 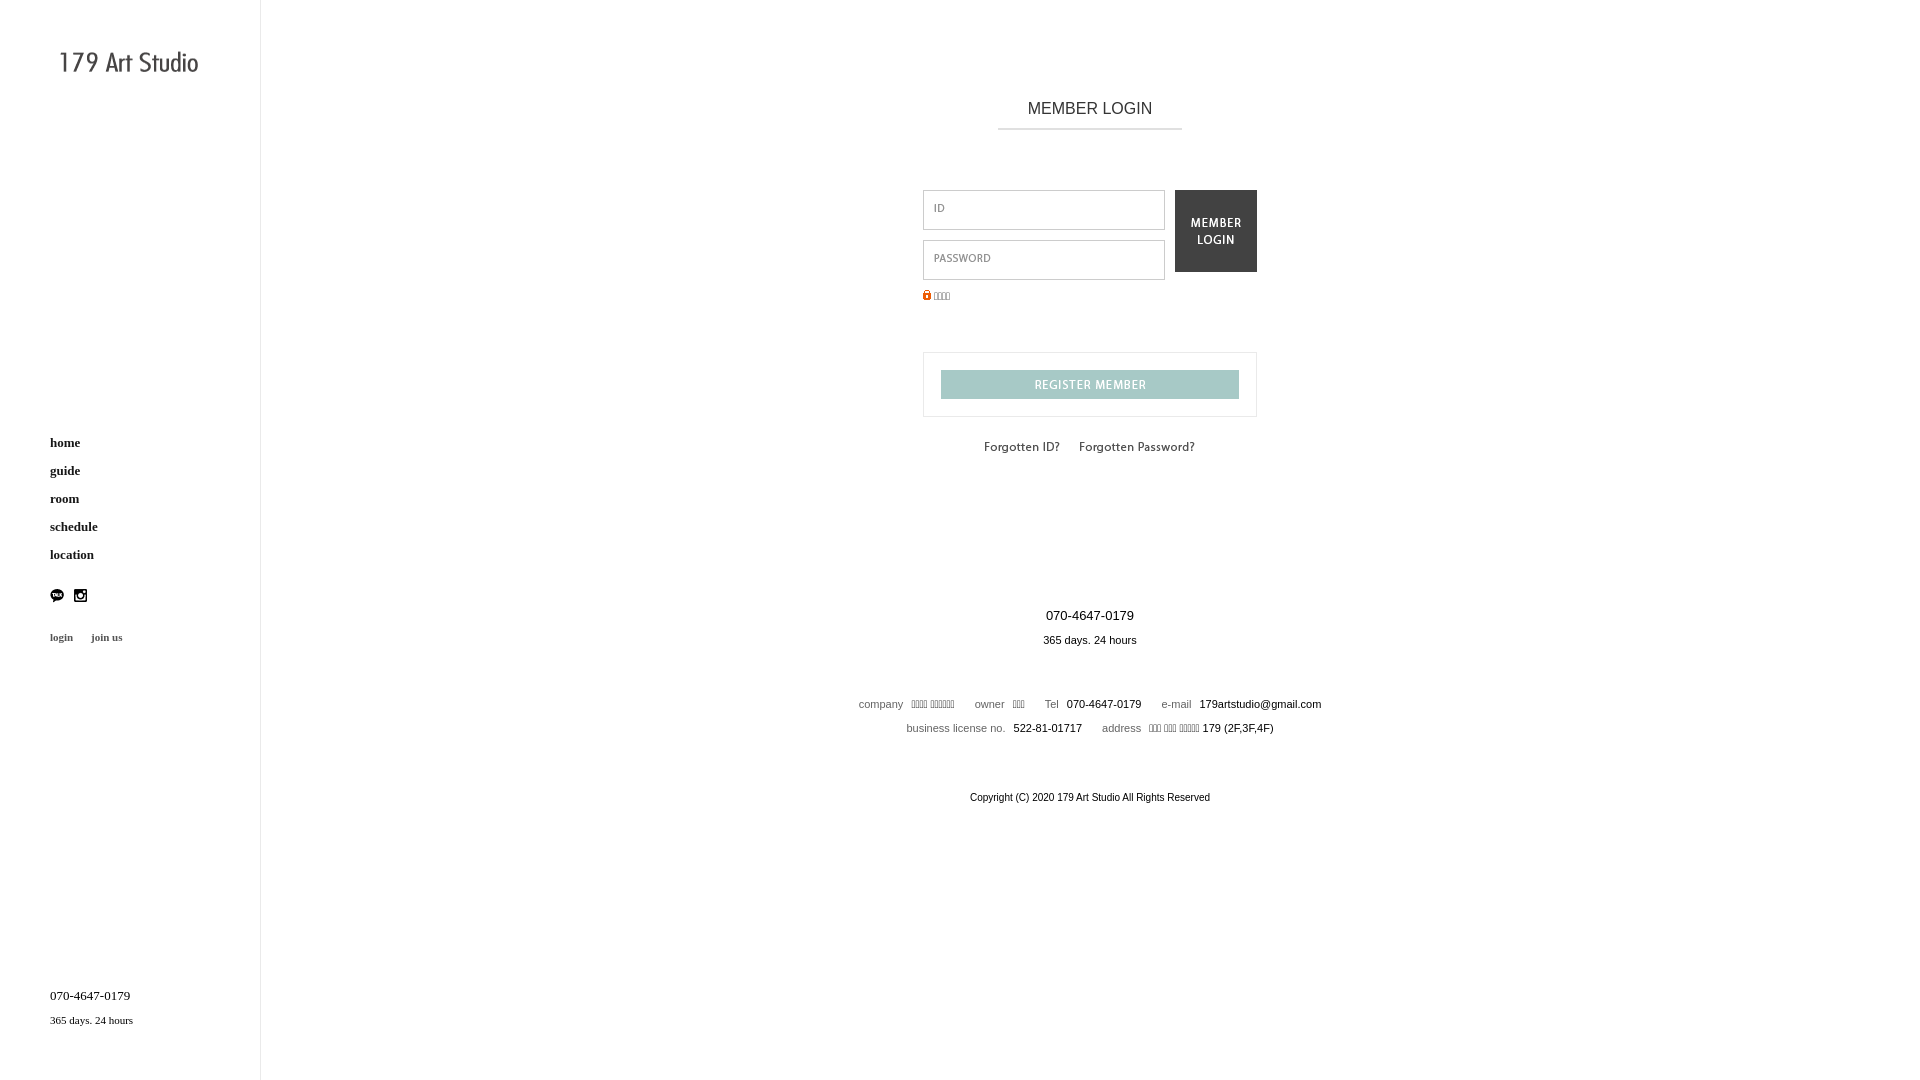 I want to click on 'room', so click(x=128, y=497).